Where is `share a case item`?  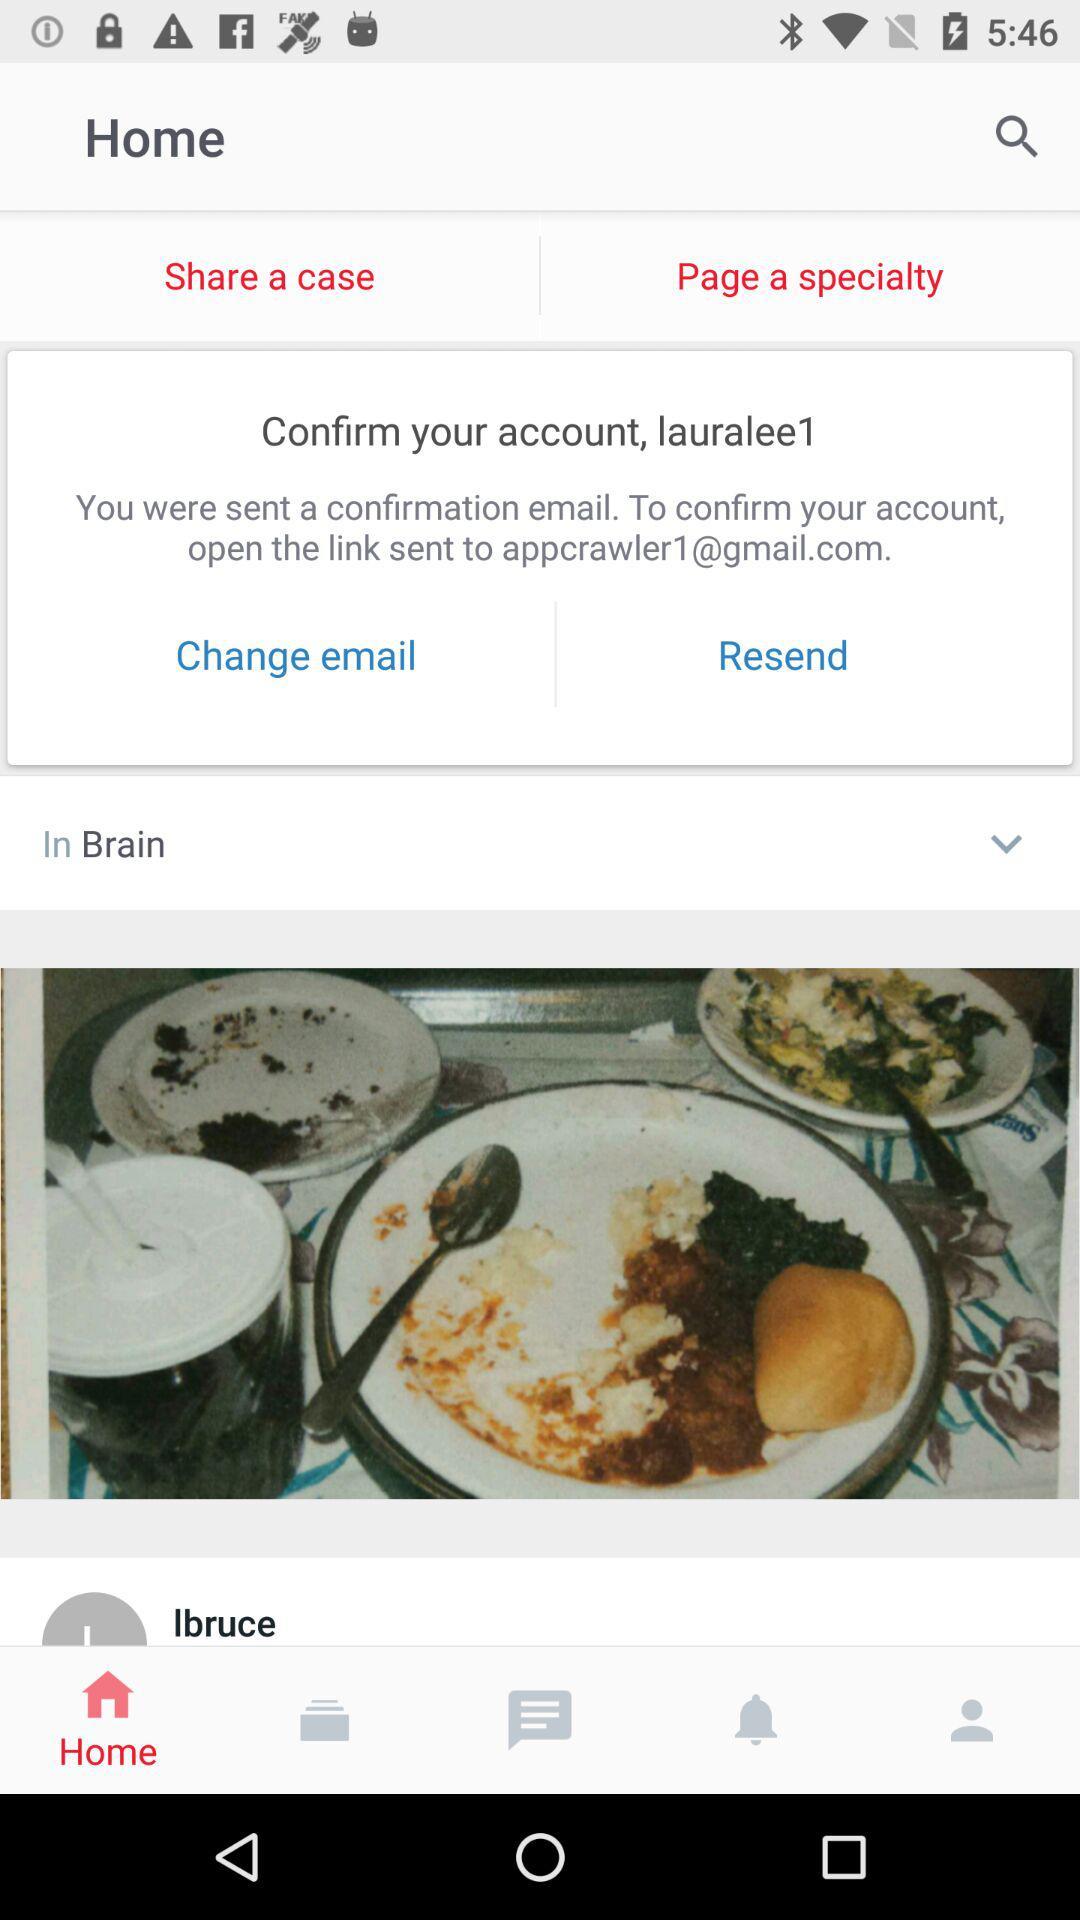
share a case item is located at coordinates (268, 274).